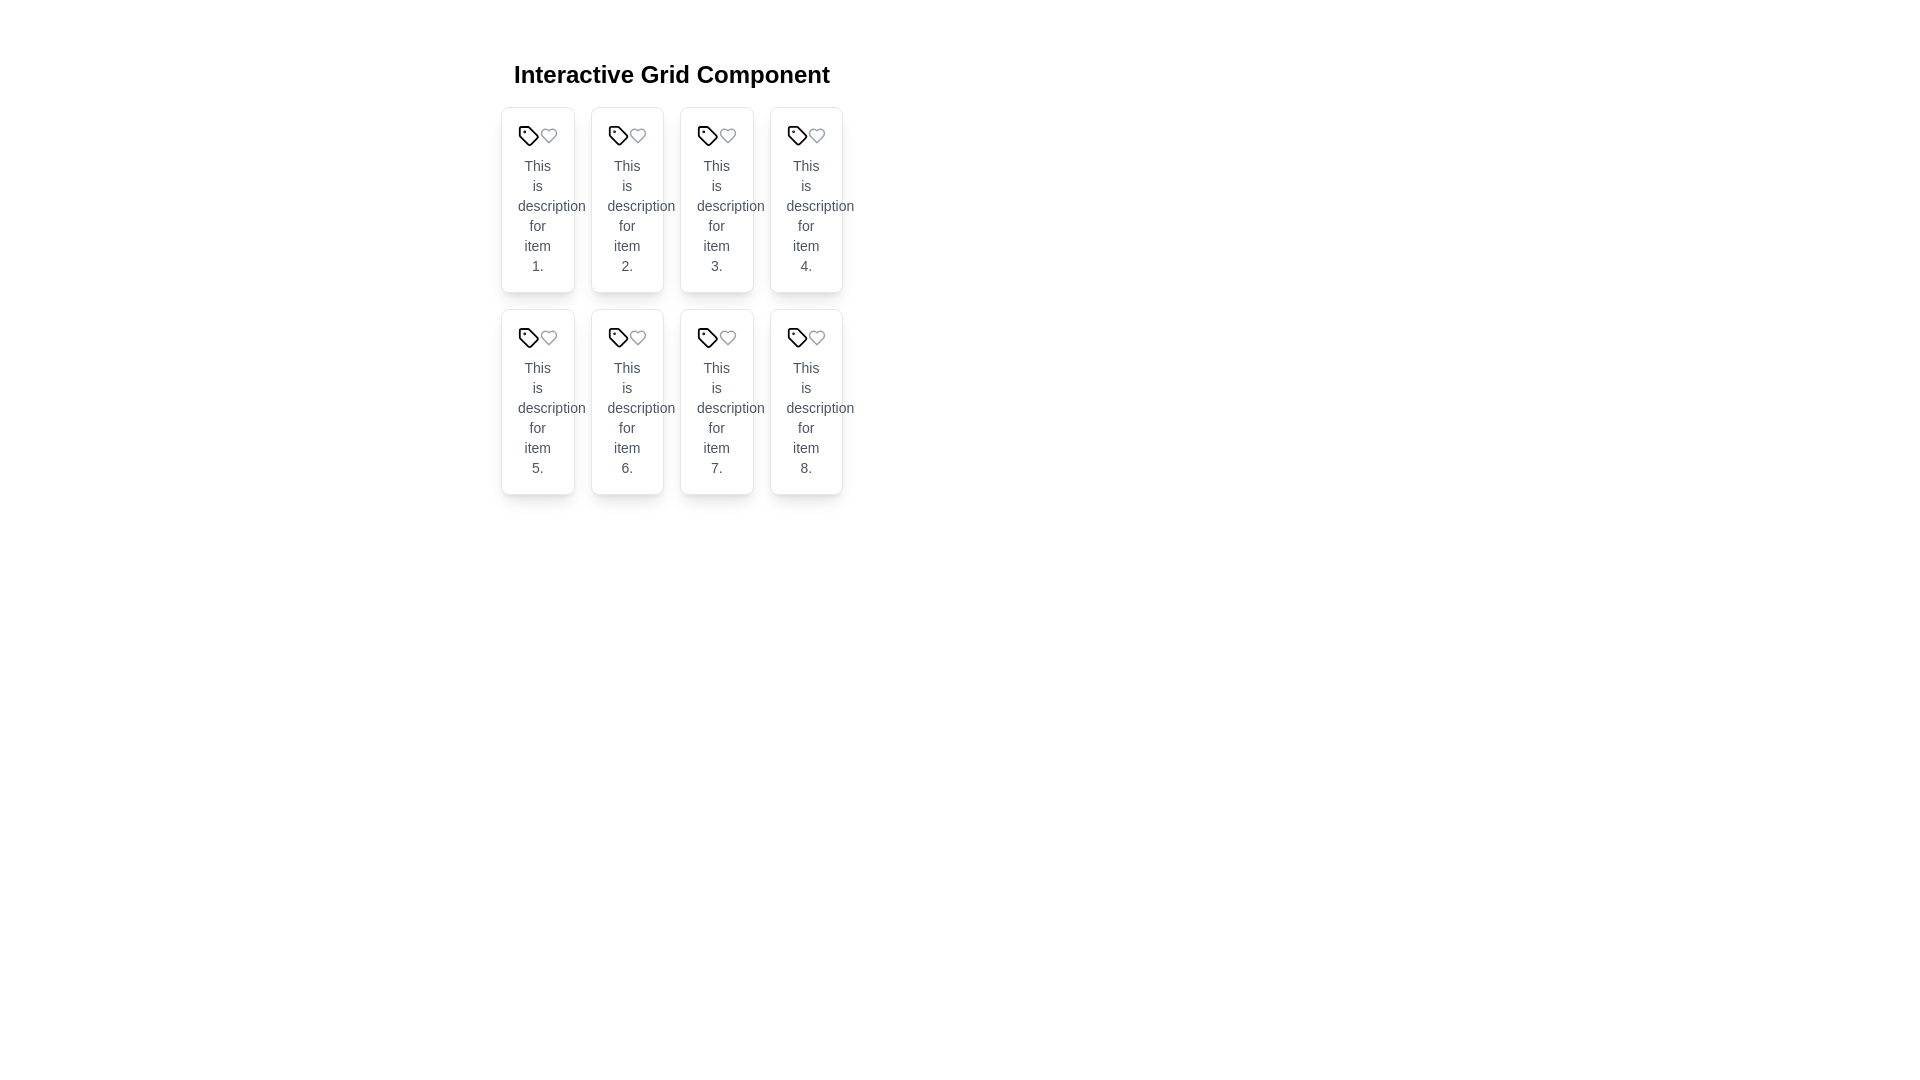 This screenshot has width=1920, height=1080. Describe the element at coordinates (806, 200) in the screenshot. I see `the item entry card located as the fourth card in the first row of the grid layout` at that location.